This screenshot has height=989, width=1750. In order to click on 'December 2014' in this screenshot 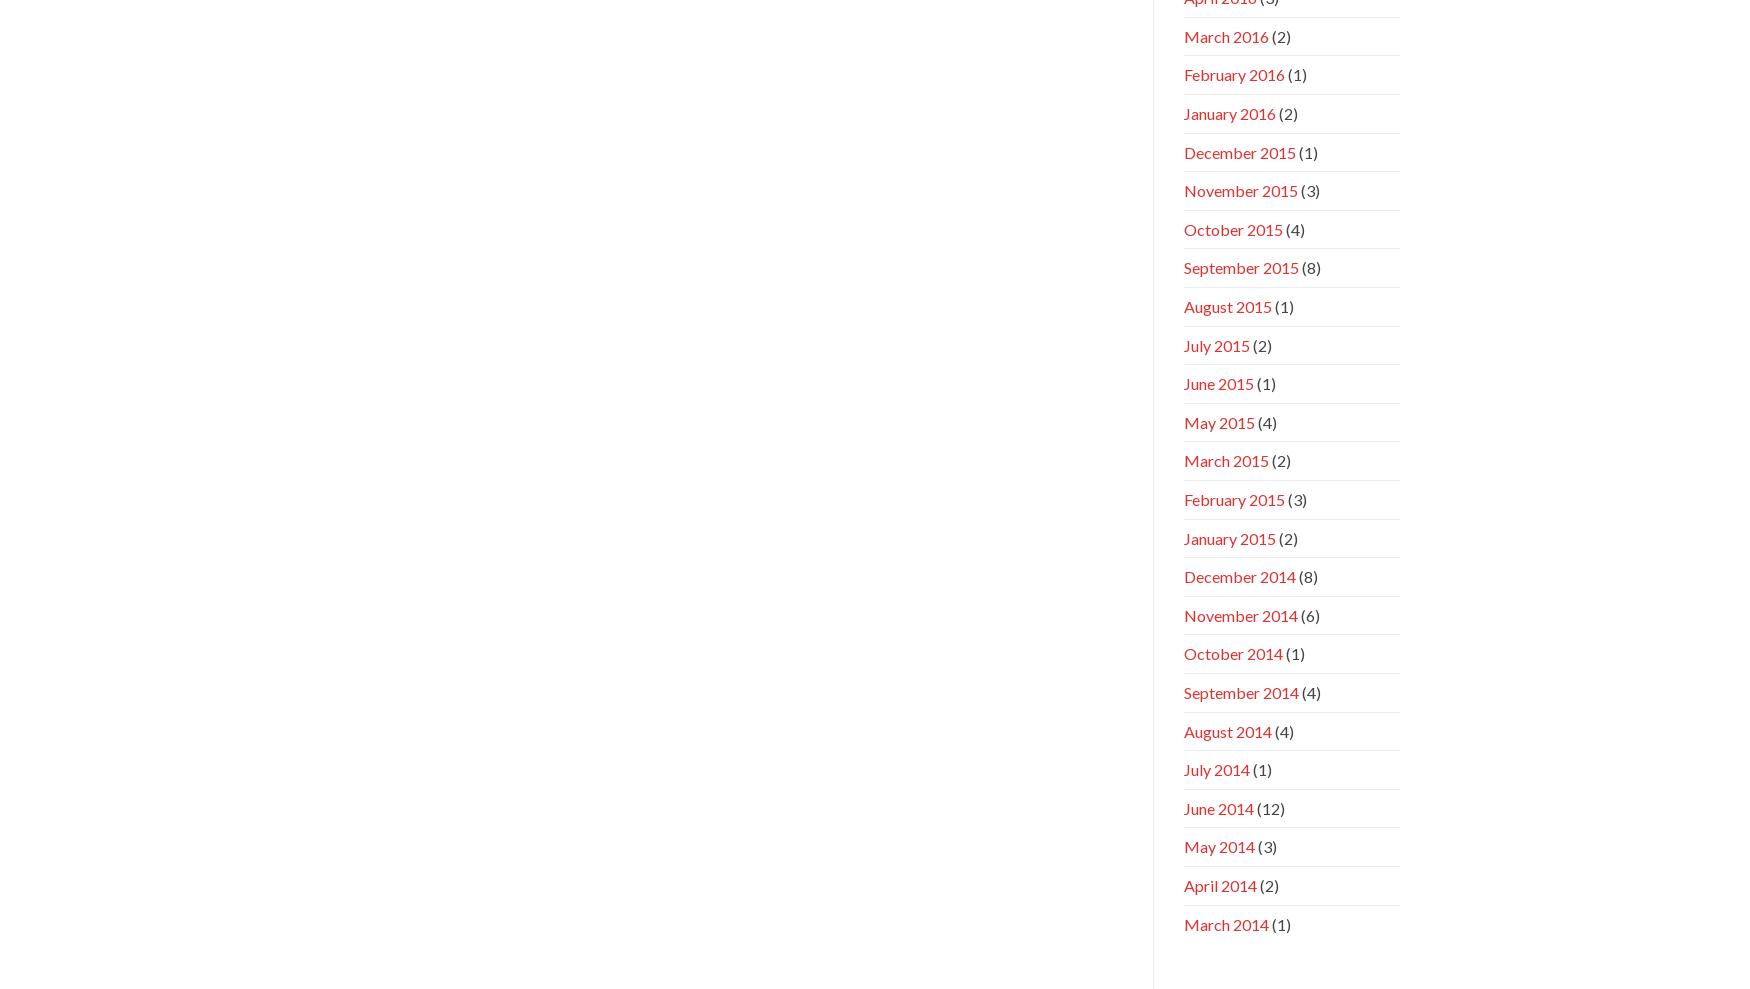, I will do `click(1239, 575)`.